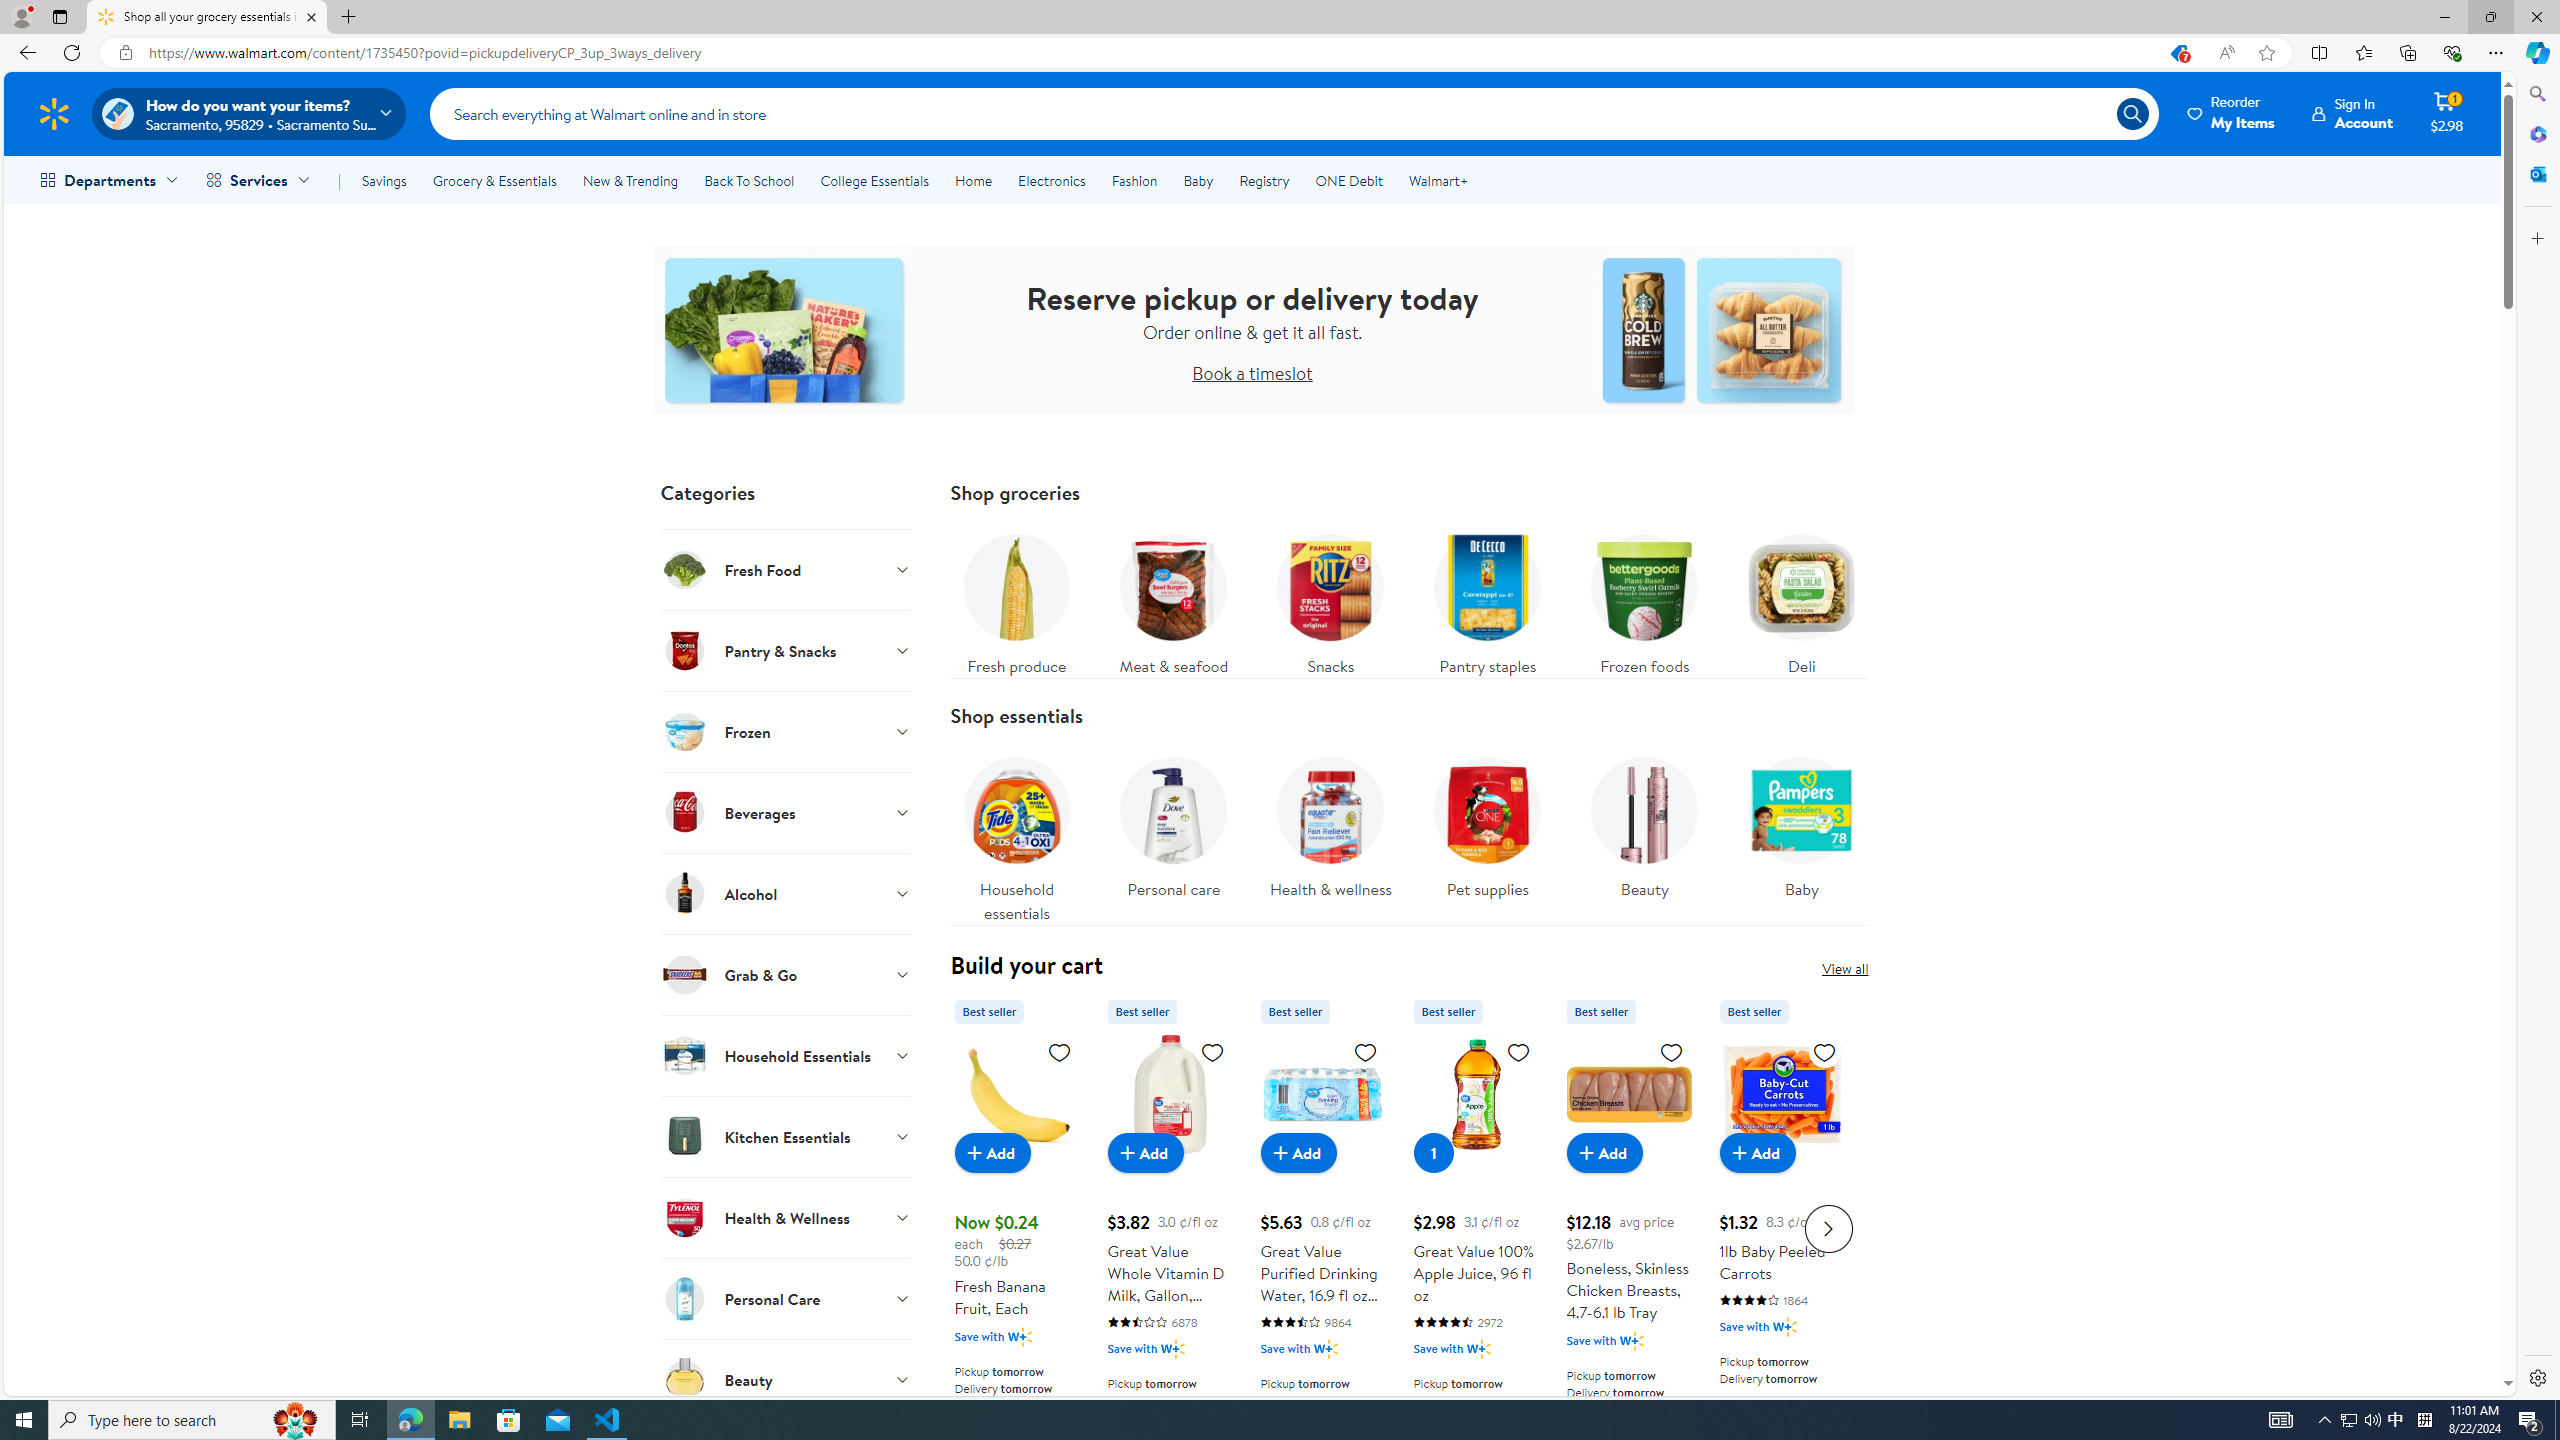 Image resolution: width=2560 pixels, height=1440 pixels. What do you see at coordinates (747, 180) in the screenshot?
I see `'Back To School'` at bounding box center [747, 180].